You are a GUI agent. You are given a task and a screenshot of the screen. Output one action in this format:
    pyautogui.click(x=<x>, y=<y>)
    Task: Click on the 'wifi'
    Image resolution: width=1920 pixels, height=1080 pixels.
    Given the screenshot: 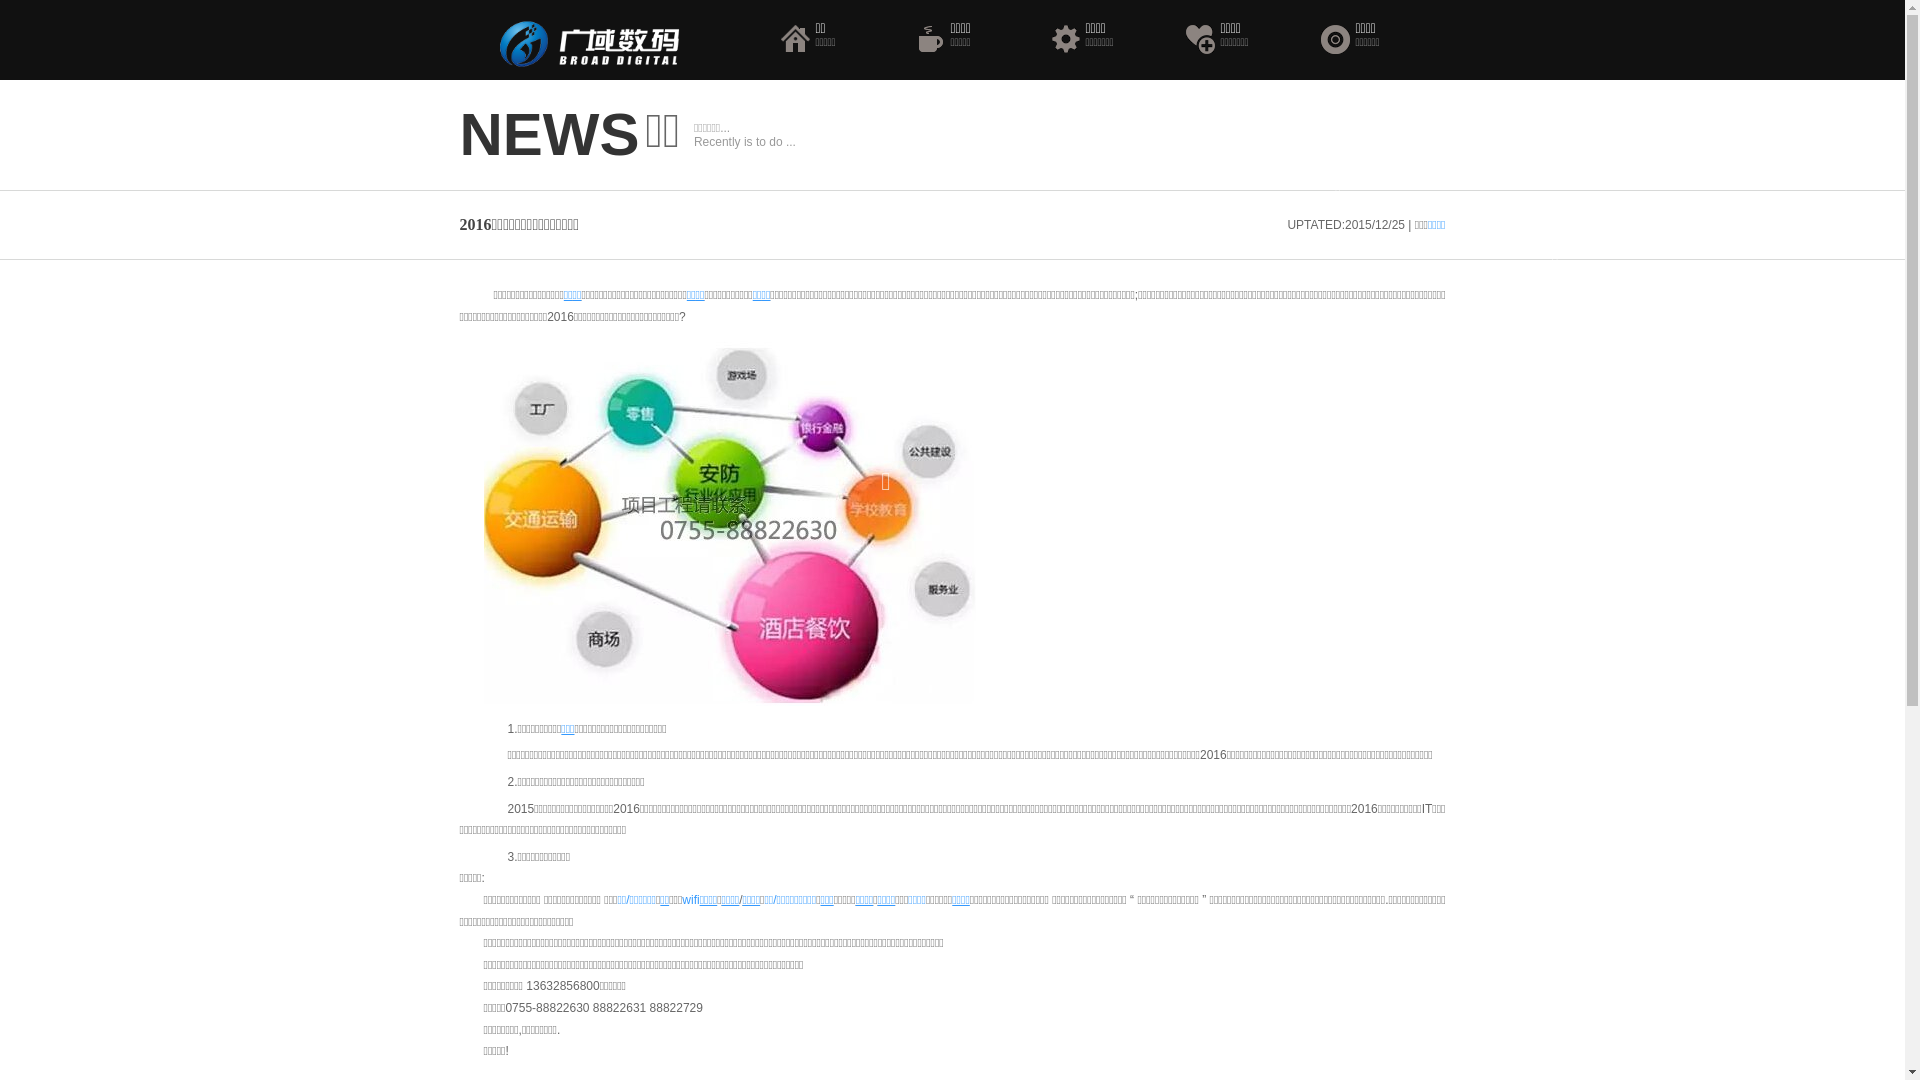 What is the action you would take?
    pyautogui.click(x=690, y=898)
    